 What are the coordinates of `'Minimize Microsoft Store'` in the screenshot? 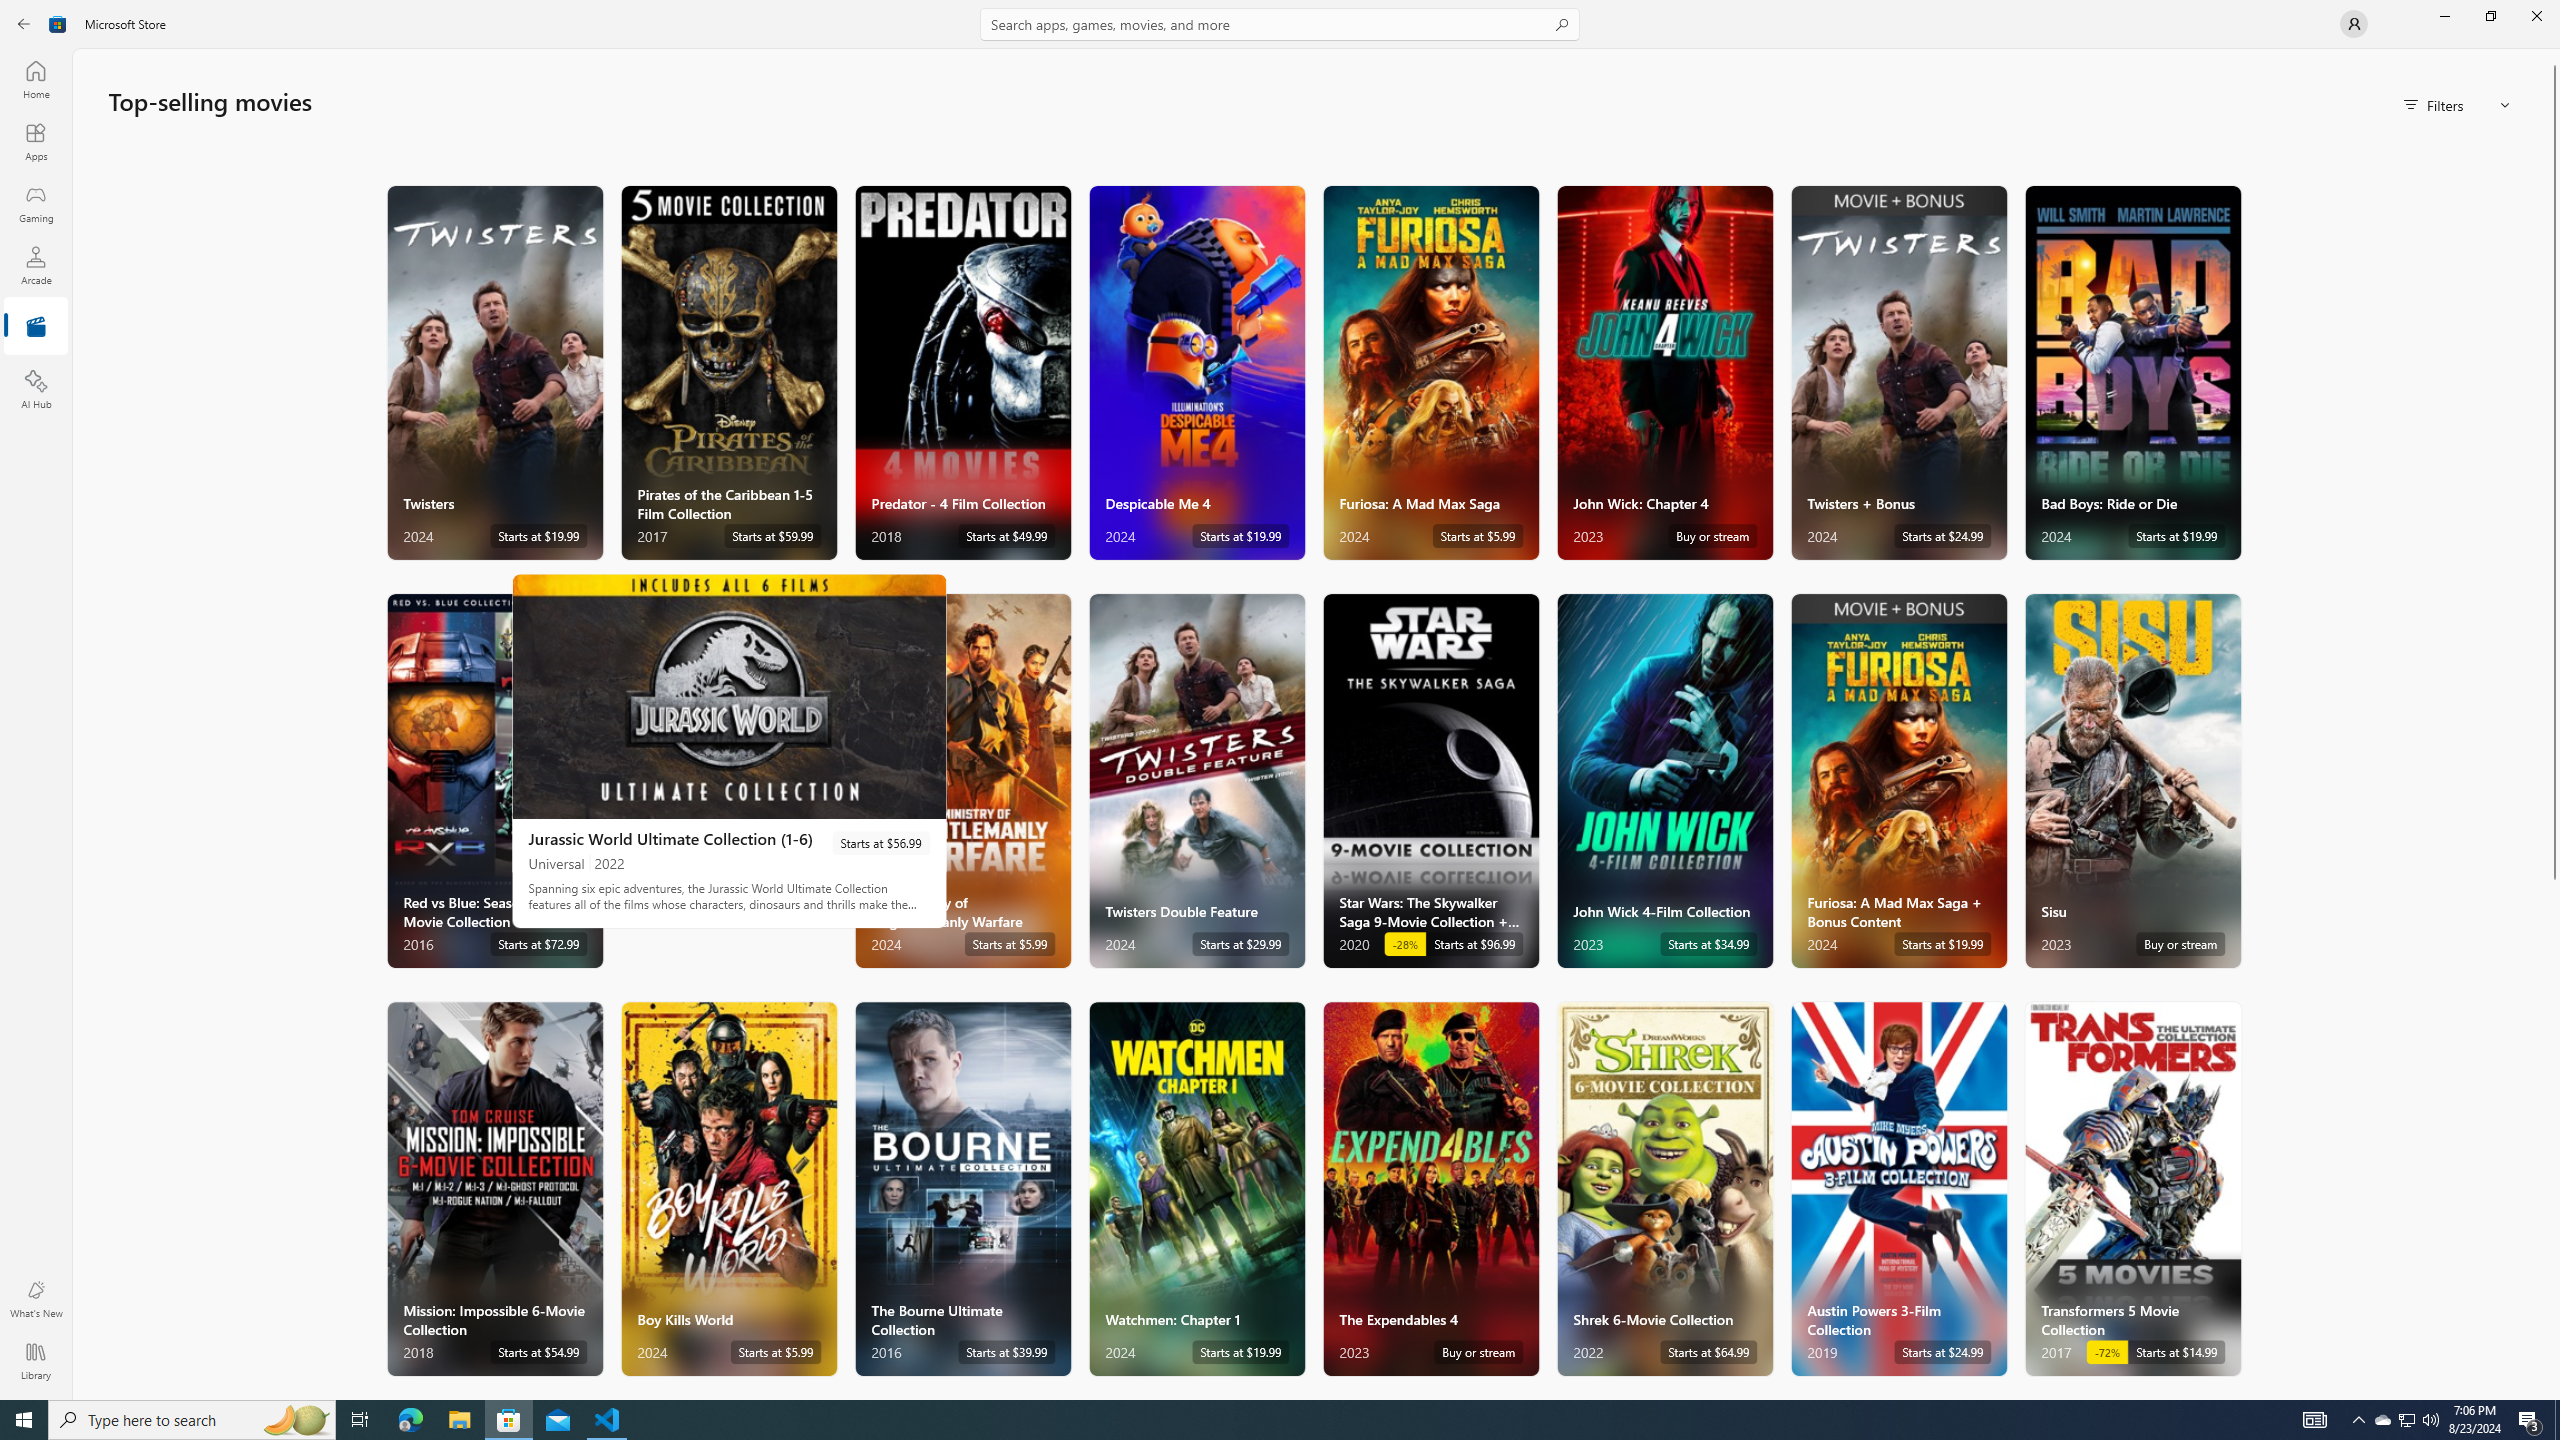 It's located at (2443, 15).